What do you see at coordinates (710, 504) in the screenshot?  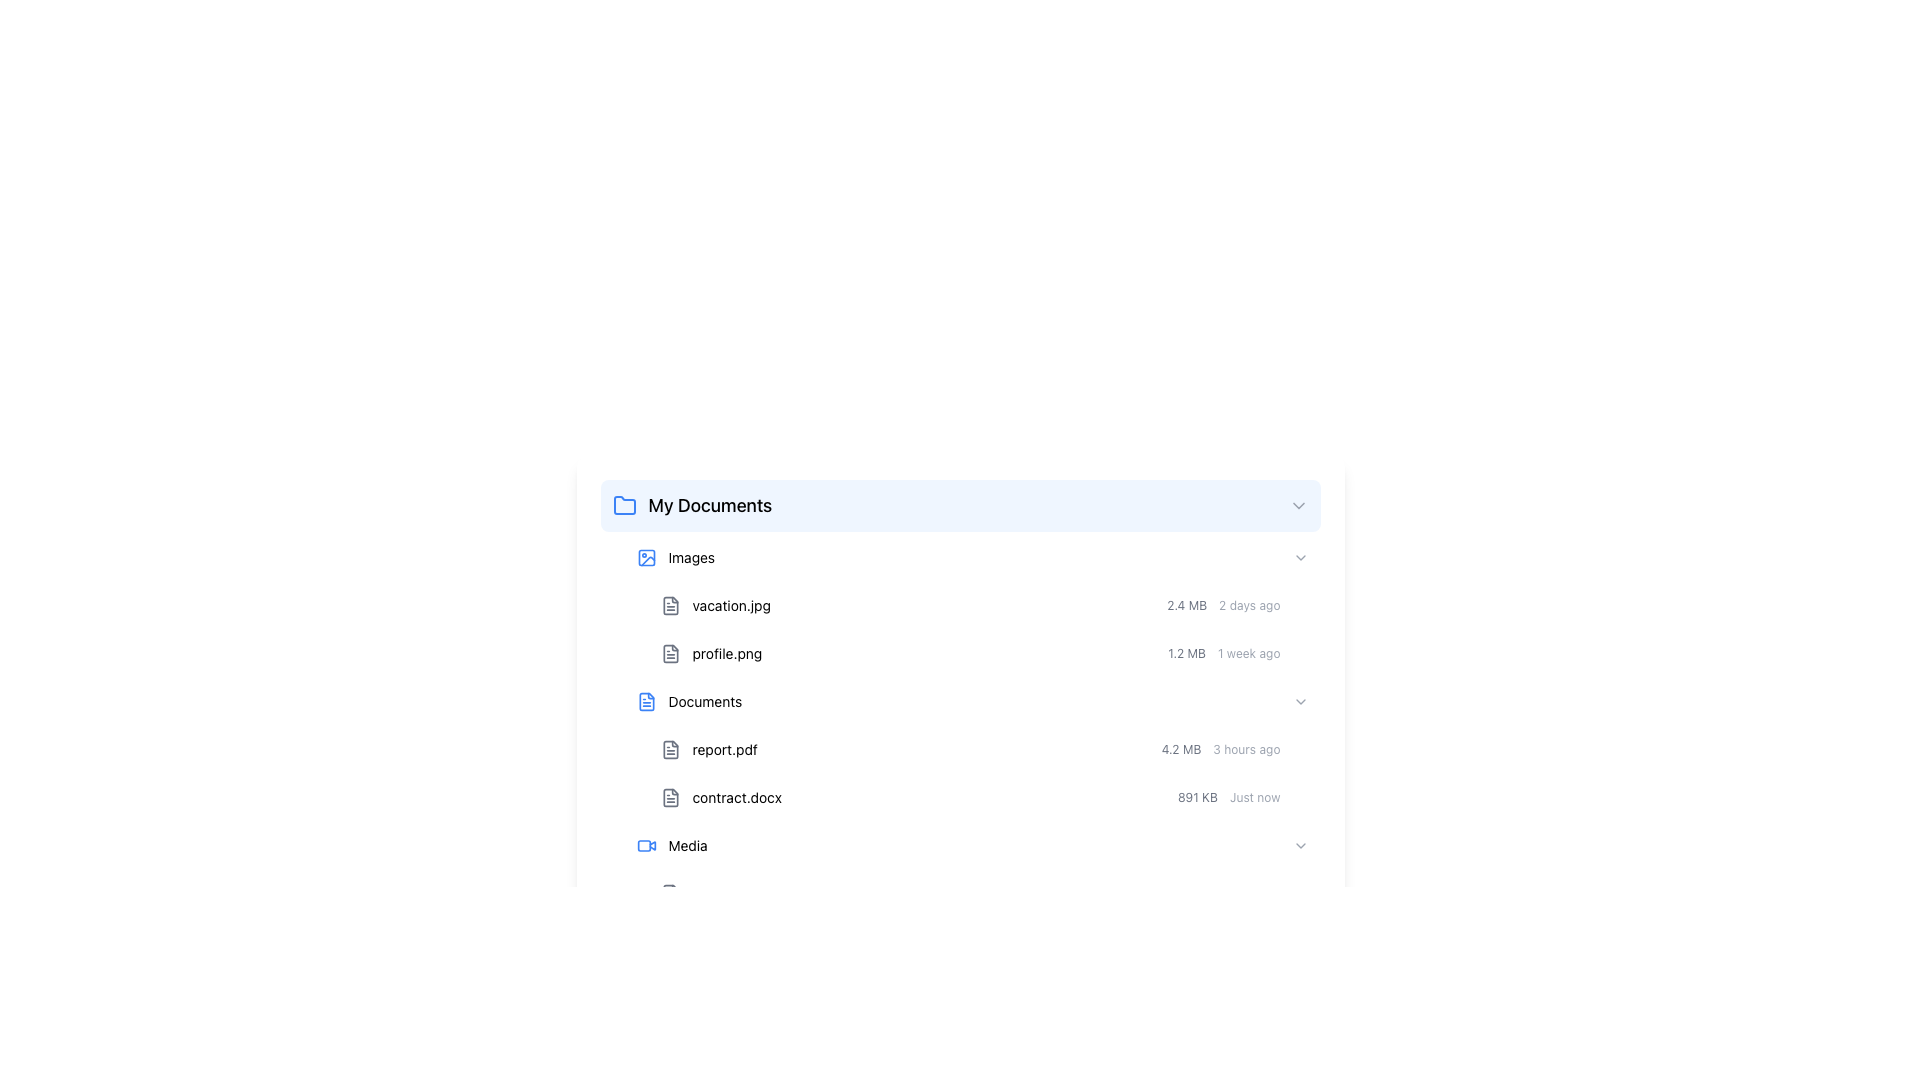 I see `the 'My Documents' text label, which is styled in black with a medium font weight and is located adjacent to a blue folder icon in the file explorer interface` at bounding box center [710, 504].